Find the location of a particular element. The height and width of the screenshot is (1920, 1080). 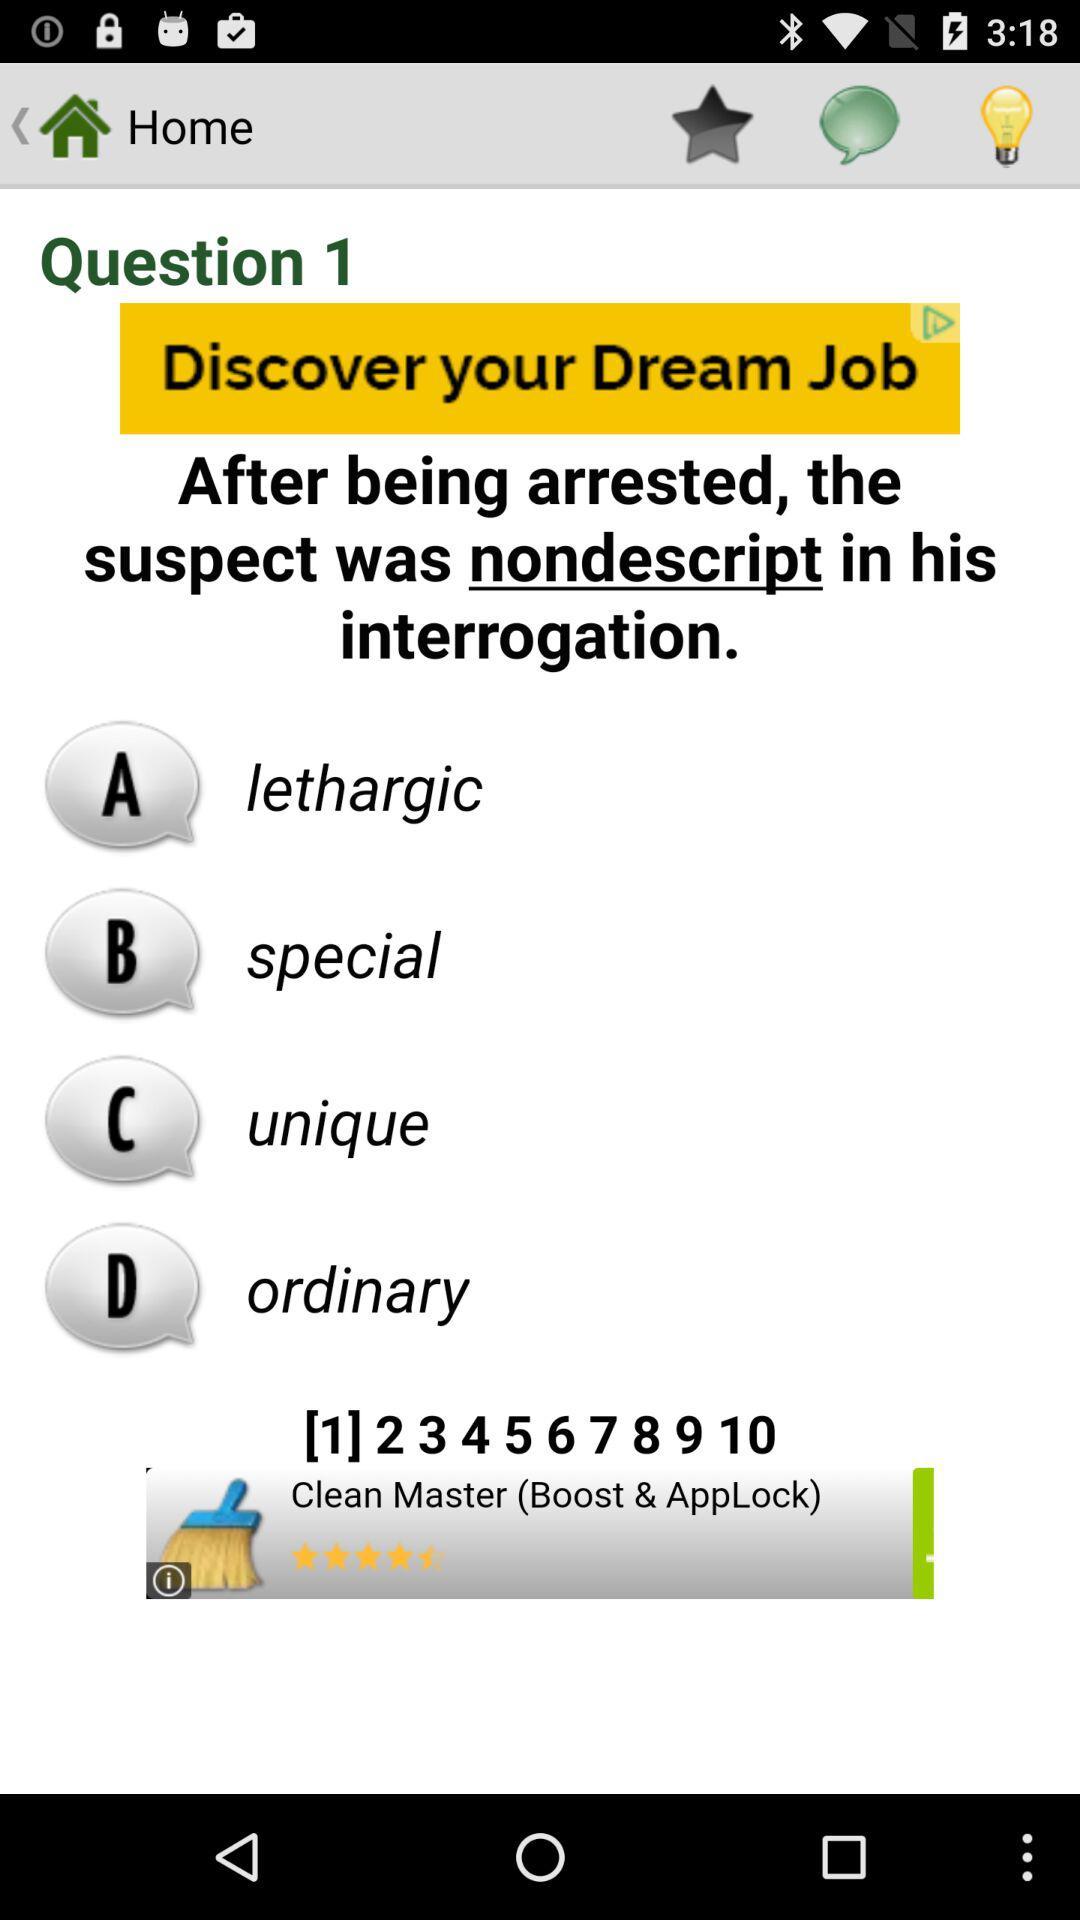

clean master iceon is located at coordinates (540, 1532).